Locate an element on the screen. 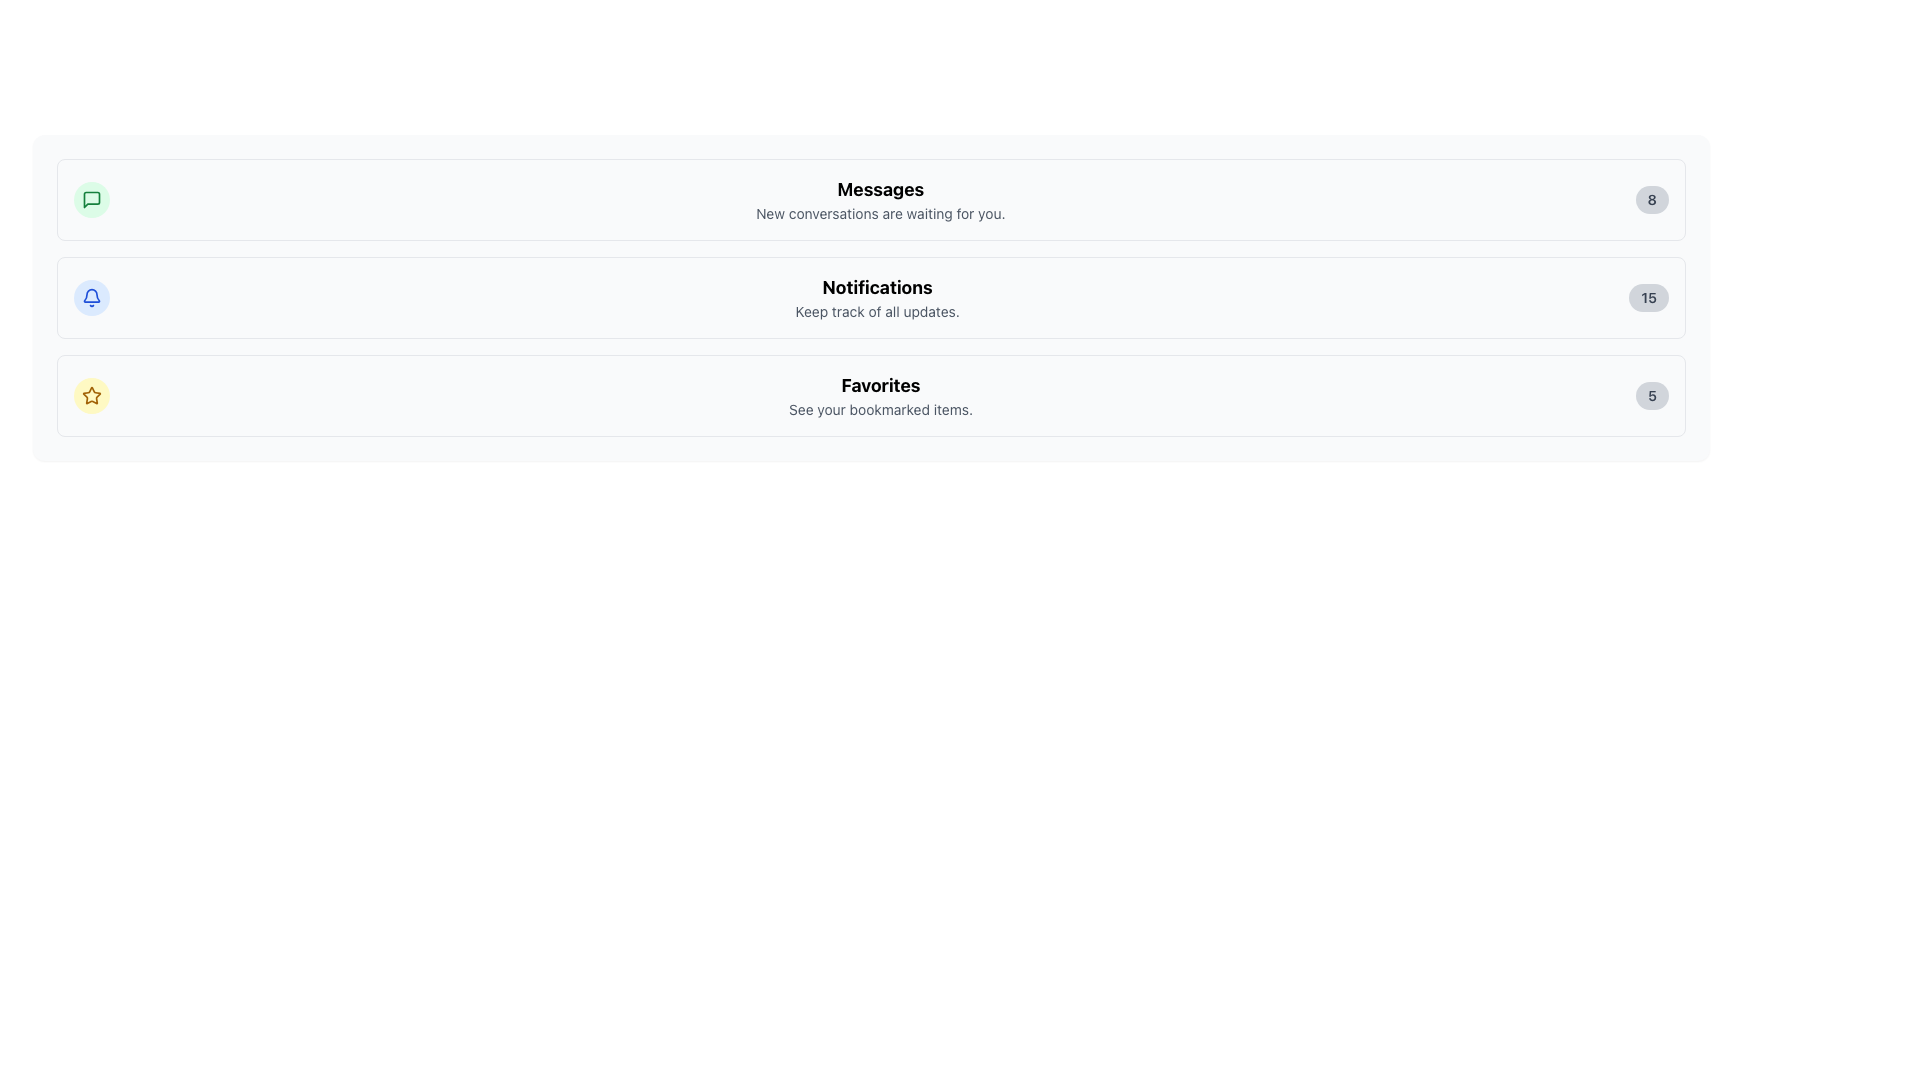  the speech bubble icon is located at coordinates (90, 200).